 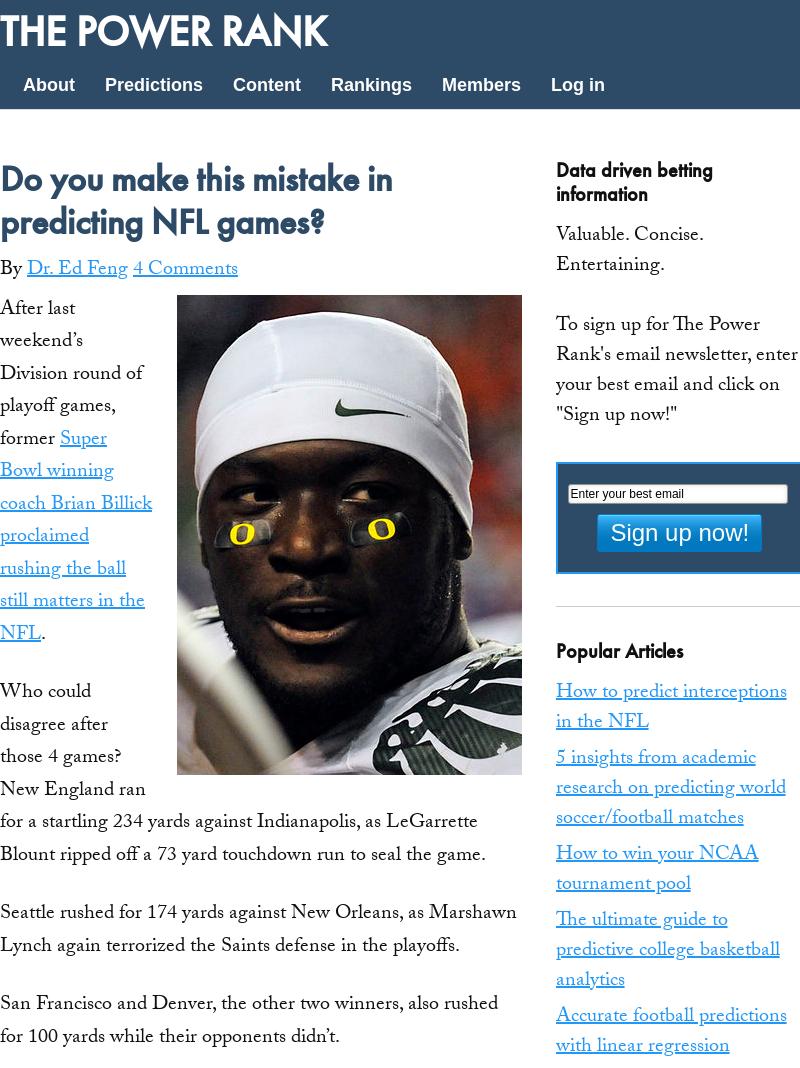 I want to click on 'Valuable. Concise. Entertaining.', so click(x=628, y=252).